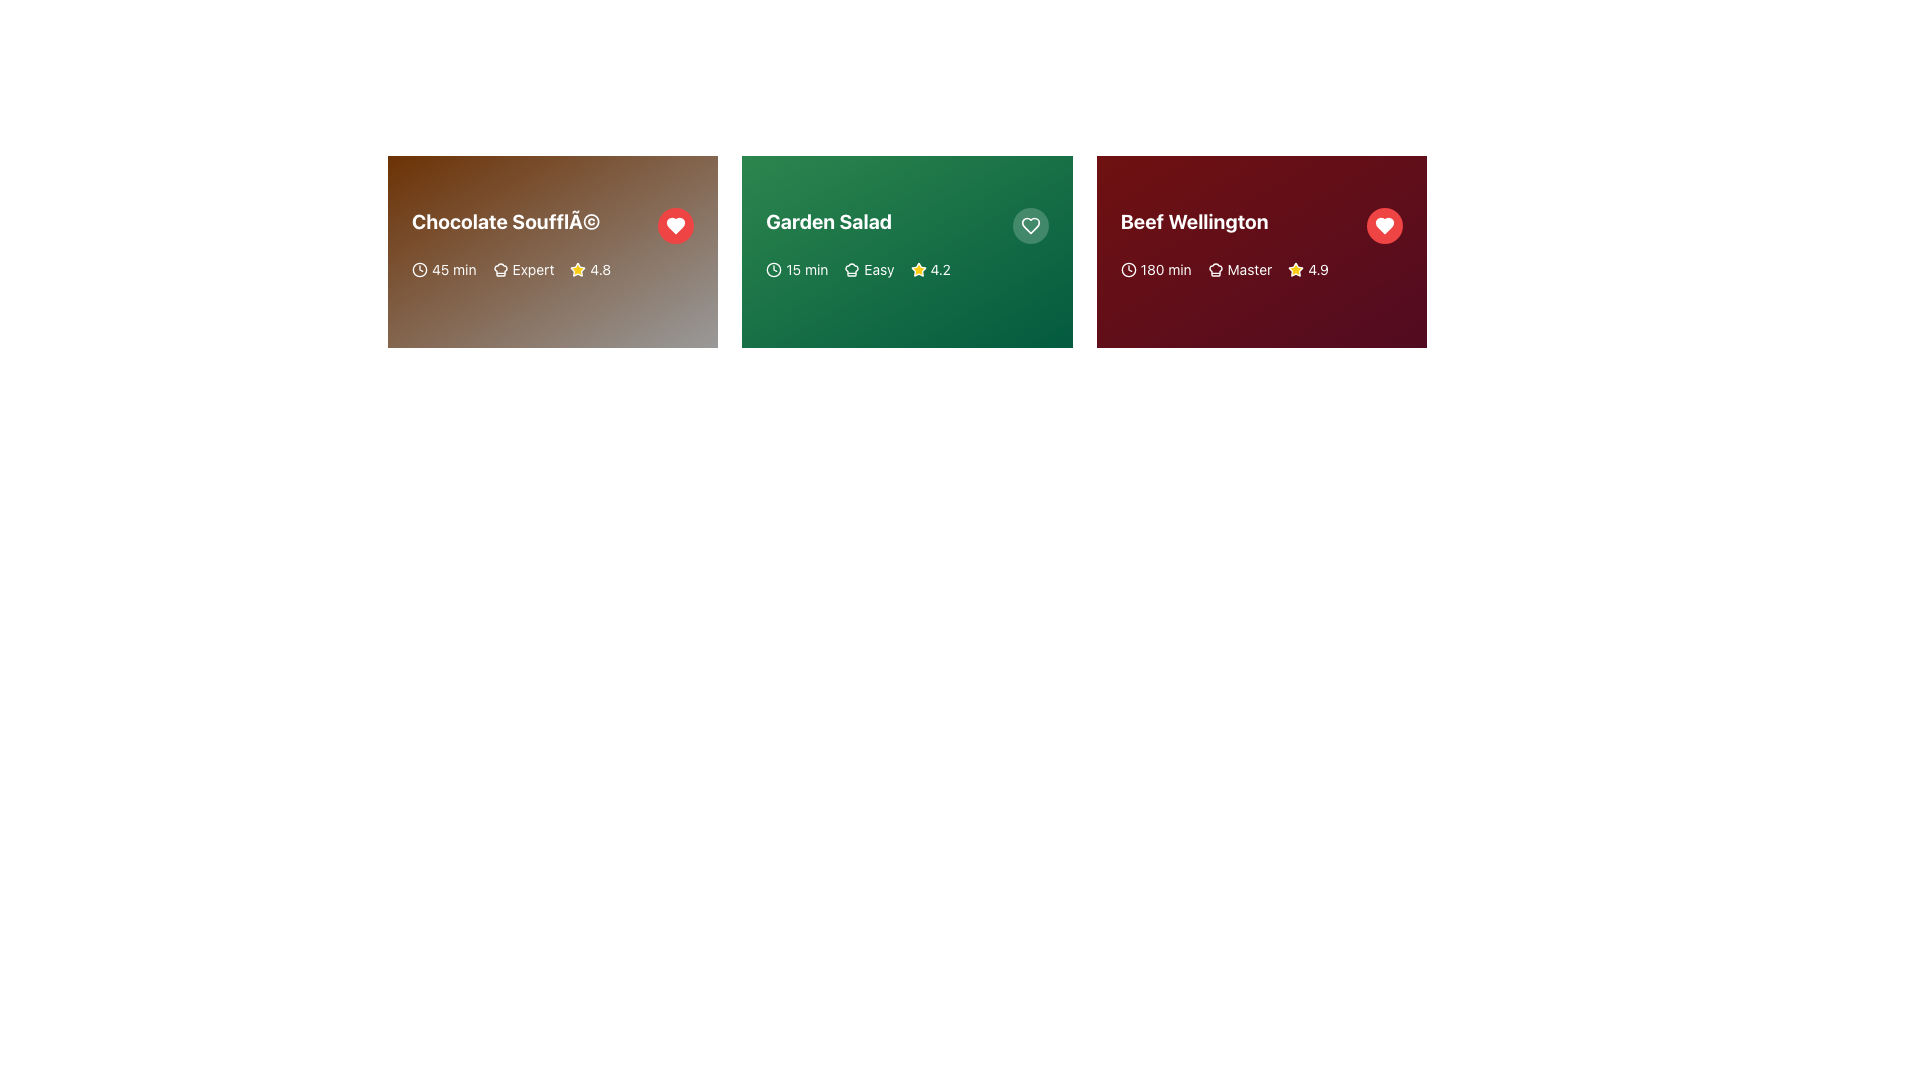 The height and width of the screenshot is (1080, 1920). Describe the element at coordinates (506, 222) in the screenshot. I see `title text displayed in the top-left corner of the card, which indicates the name of the item or content represented` at that location.